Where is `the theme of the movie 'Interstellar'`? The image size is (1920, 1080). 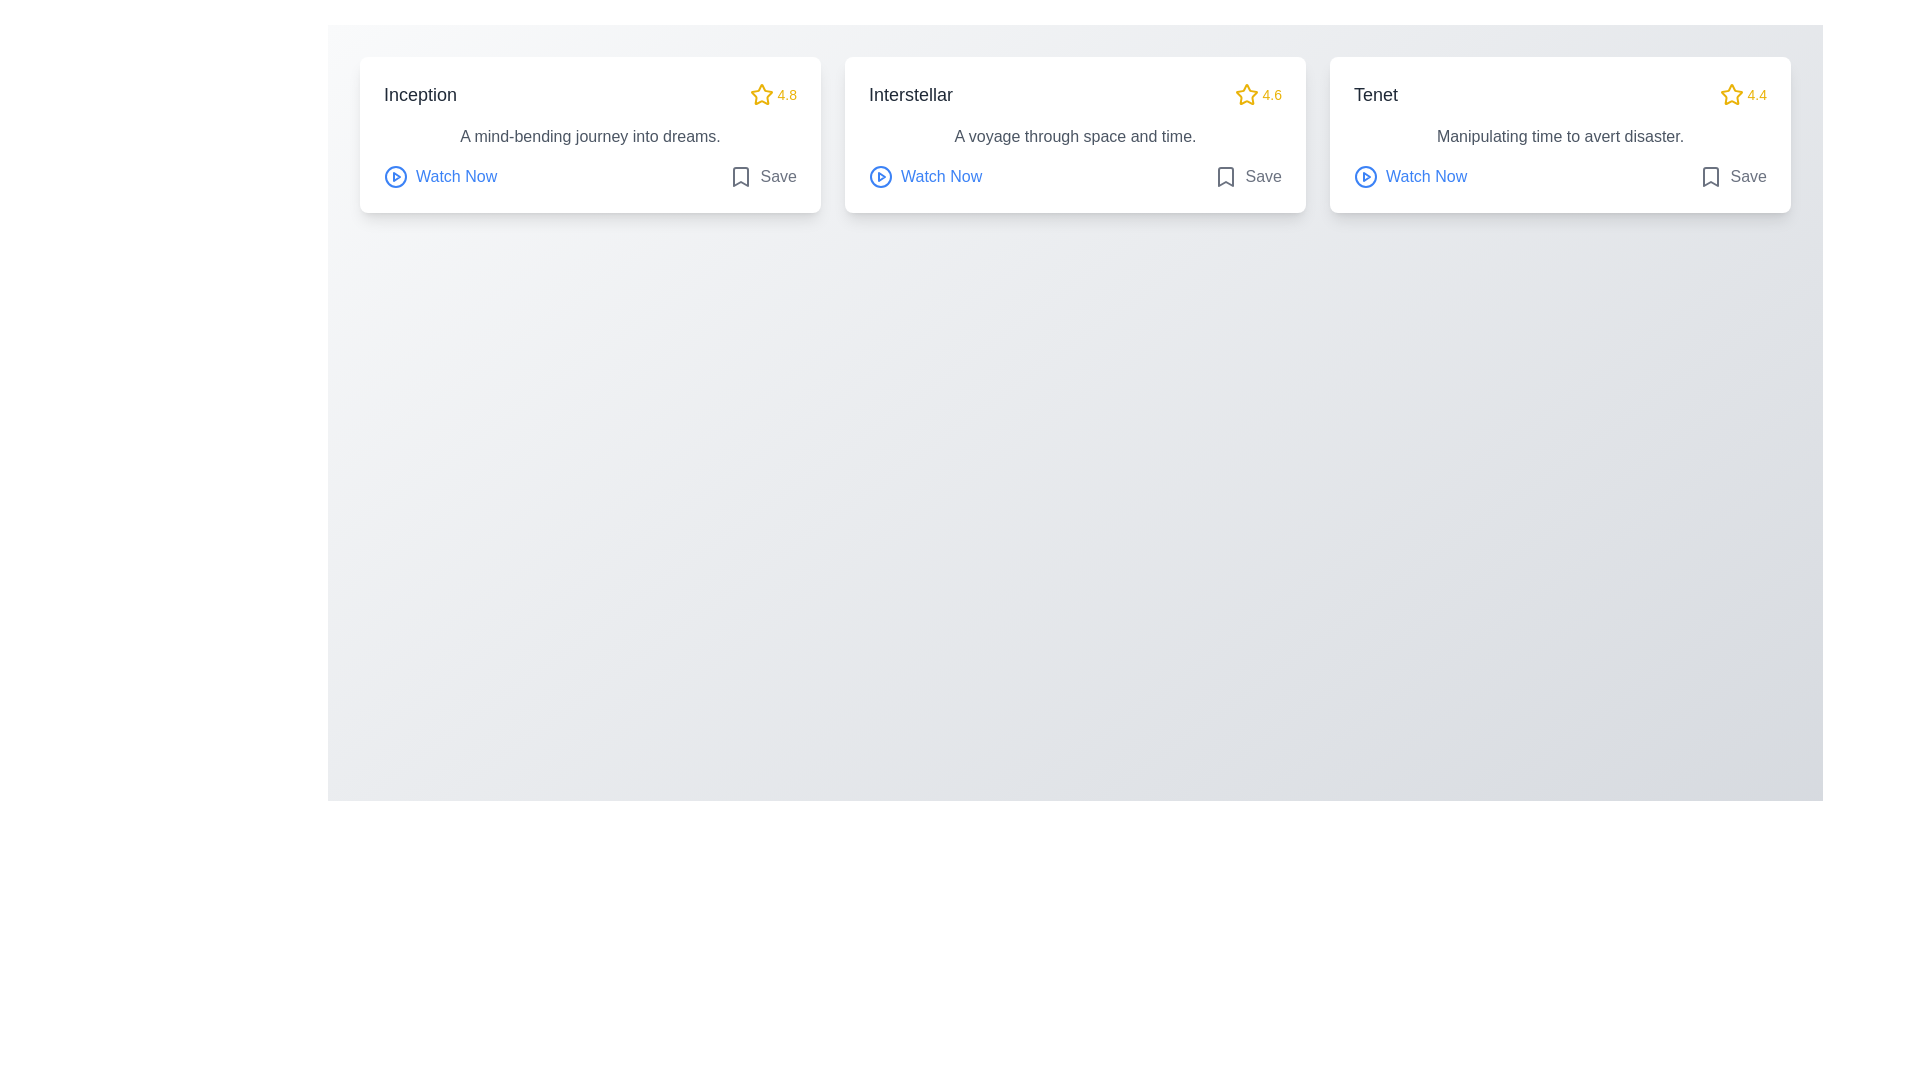 the theme of the movie 'Interstellar' is located at coordinates (1074, 136).